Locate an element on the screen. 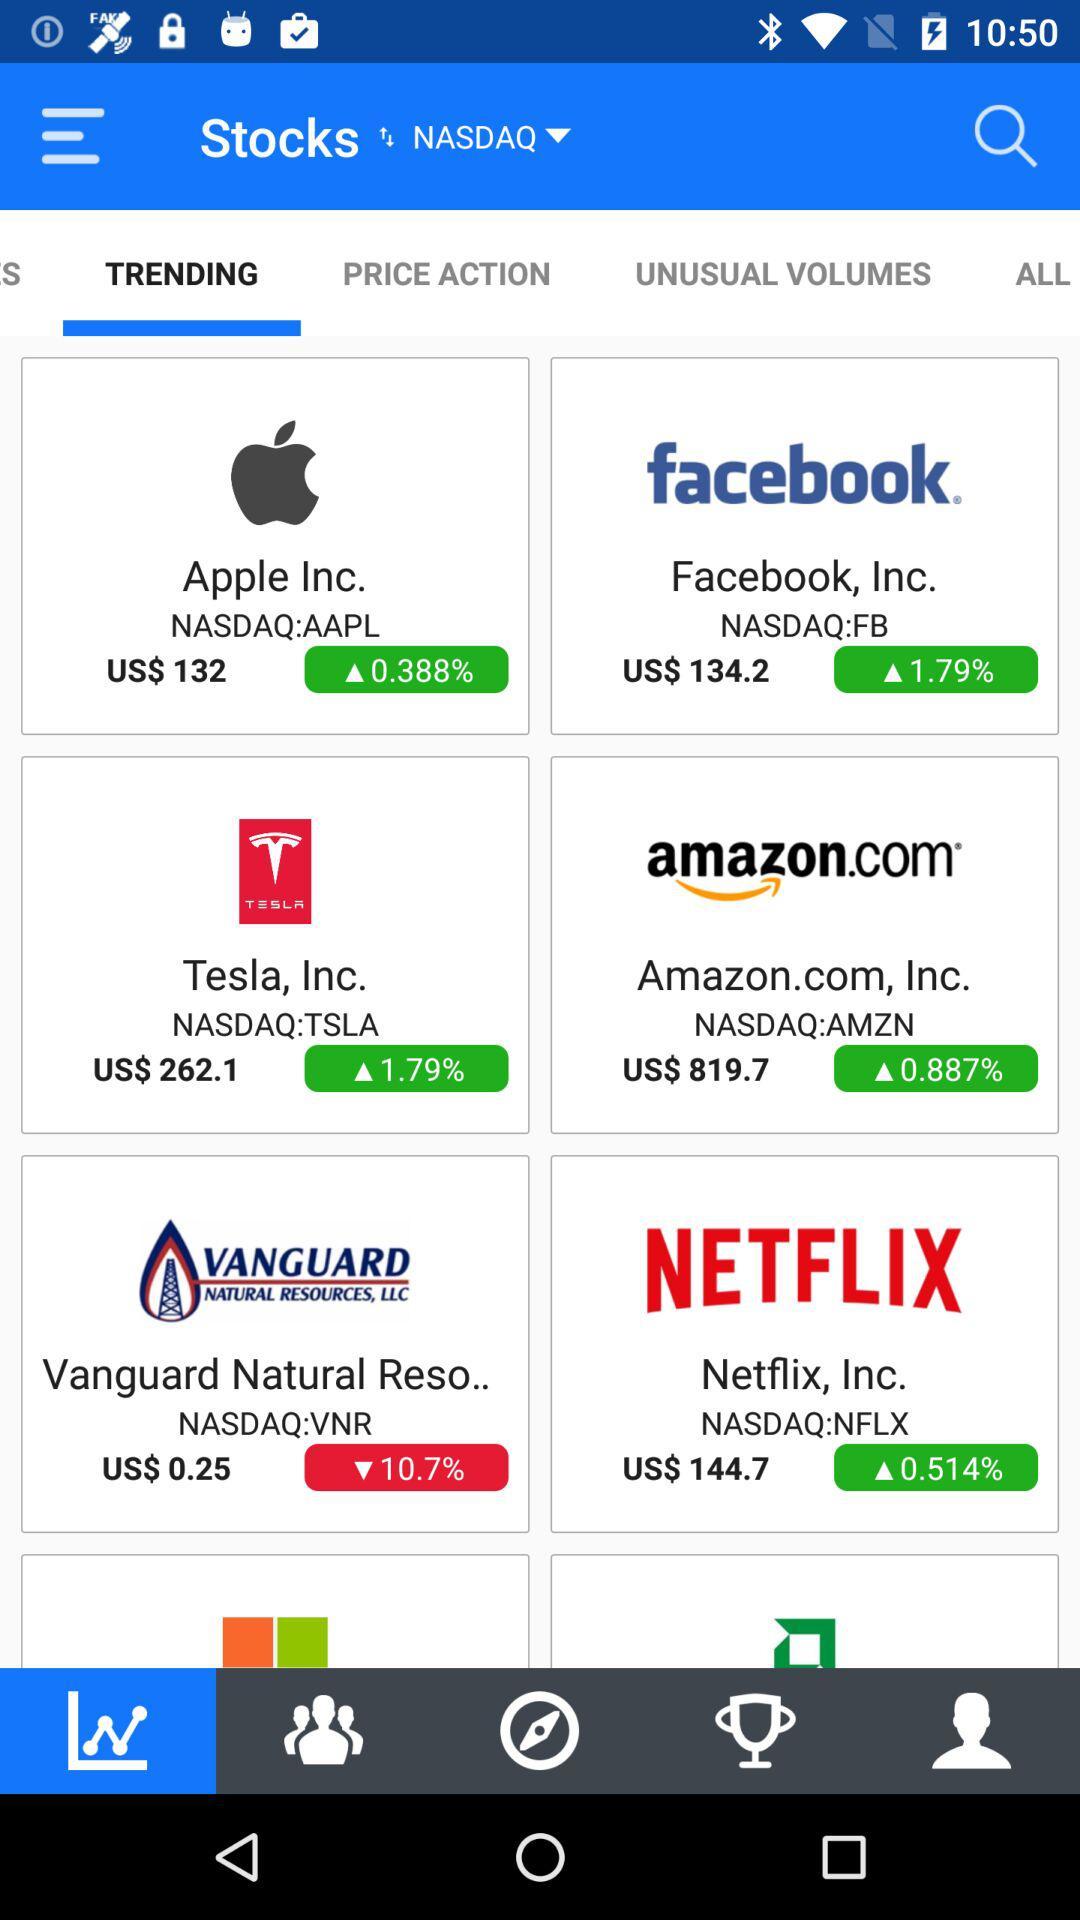 This screenshot has width=1080, height=1920. the icon next to stocks item is located at coordinates (72, 135).